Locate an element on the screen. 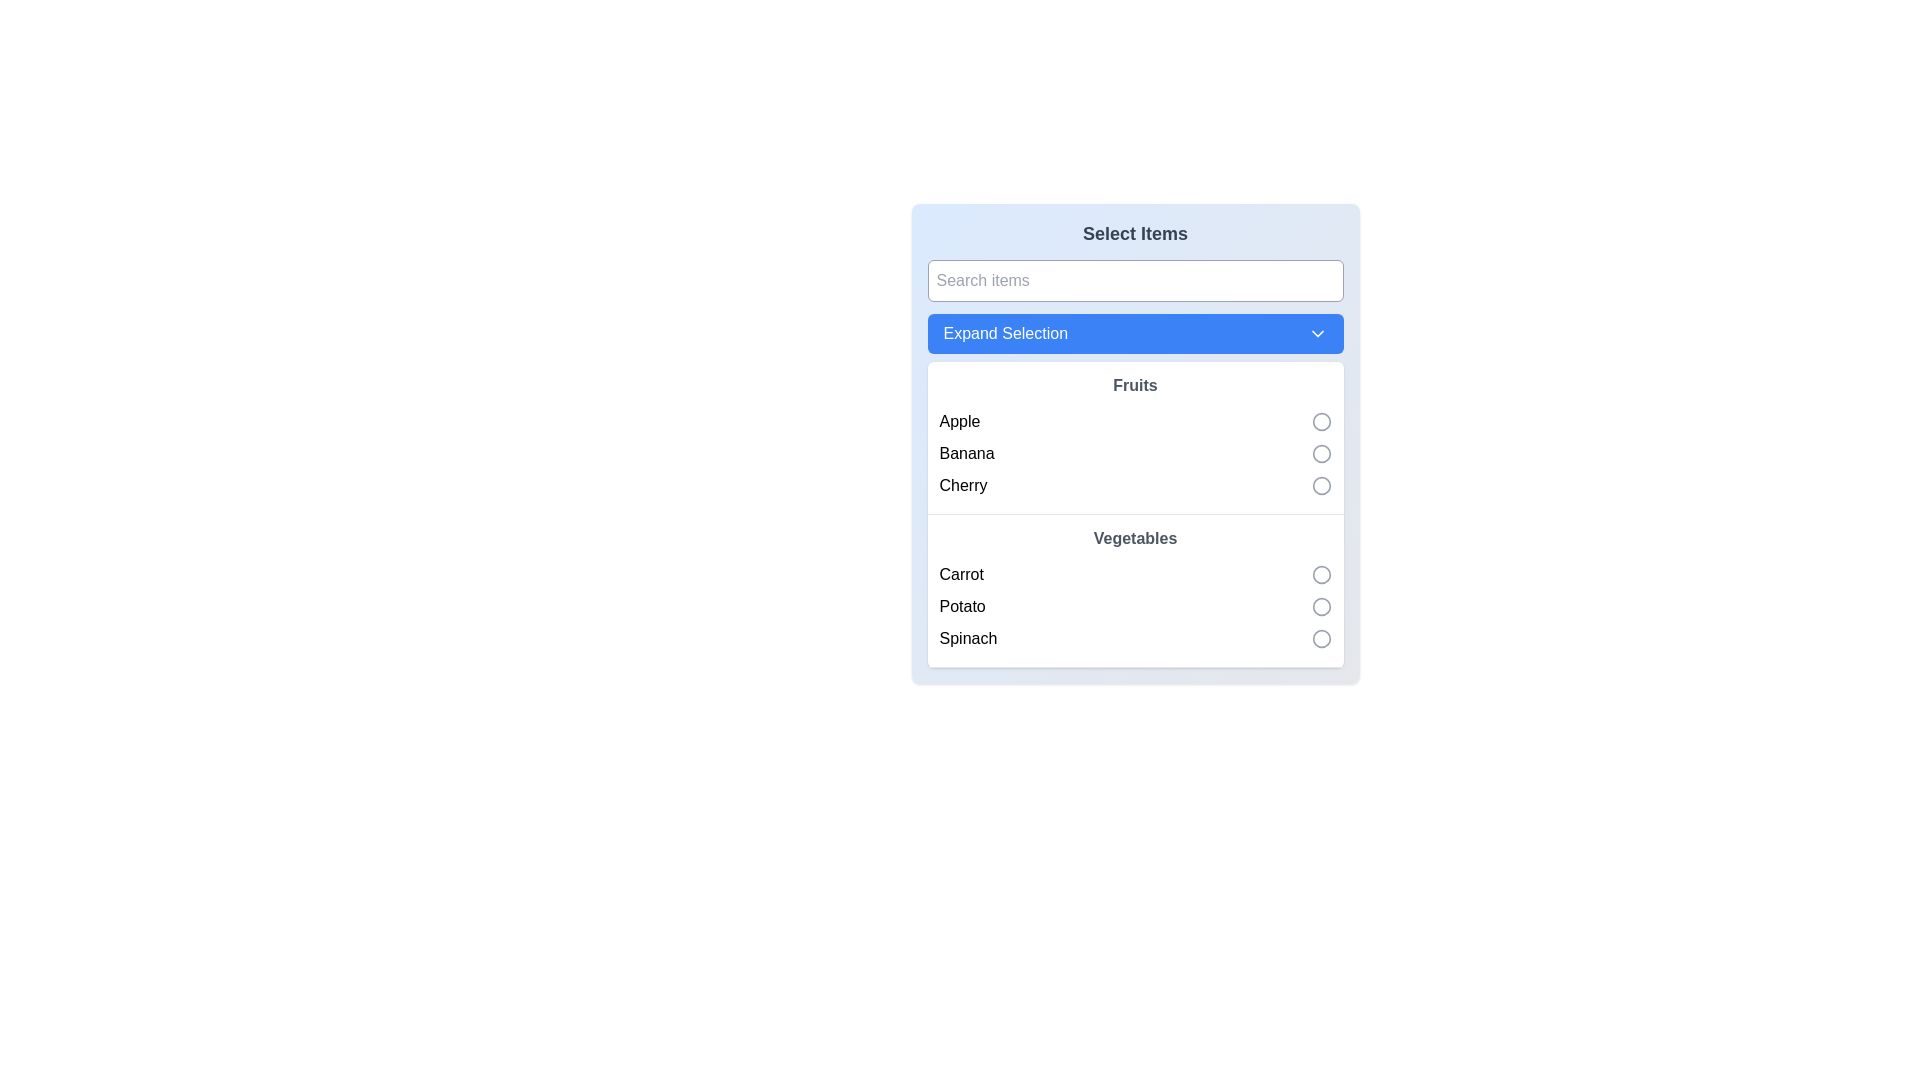  the 'Banana' label, which is the second item in the 'Fruits' section of the 'Select Items' interface, displaying the text in black and a sans-serif font is located at coordinates (967, 454).